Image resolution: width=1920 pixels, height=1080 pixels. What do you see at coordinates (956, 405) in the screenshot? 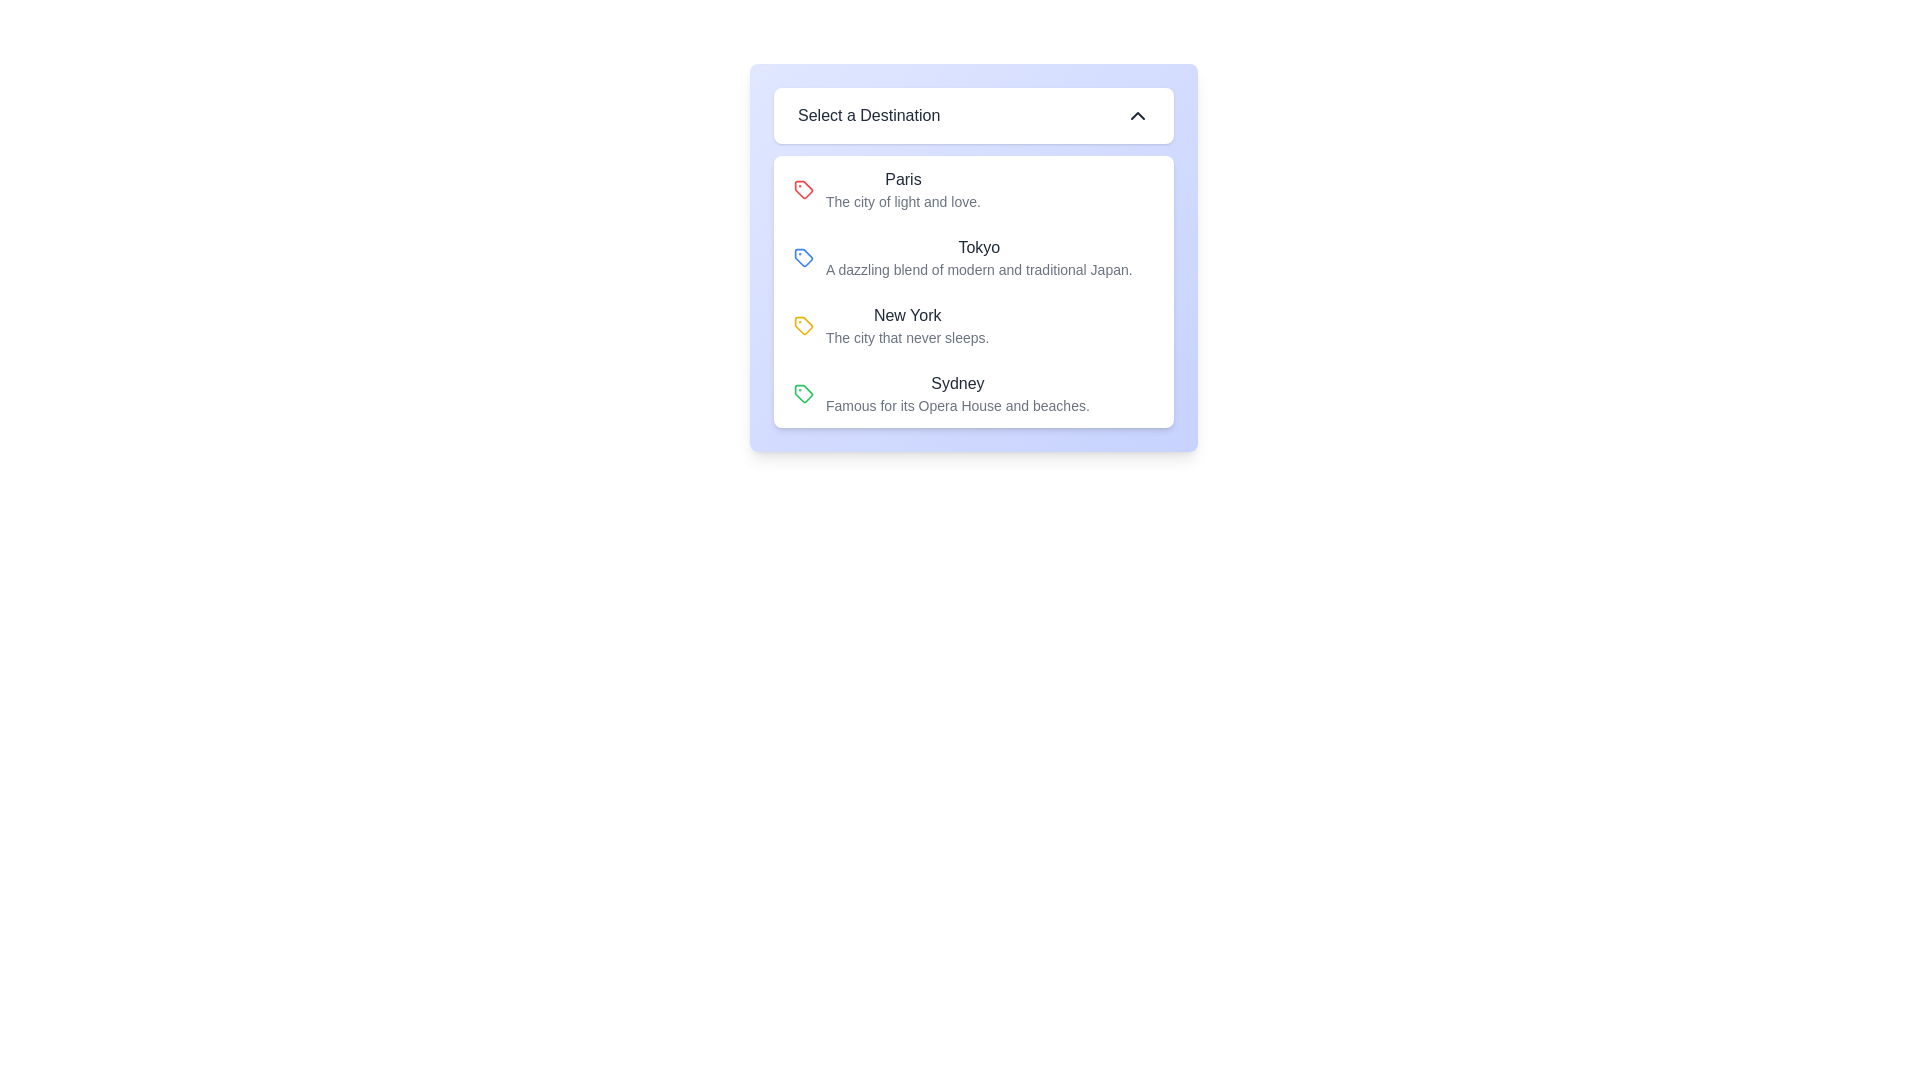
I see `the static text providing additional information about the option 'Sydney' in the dropdown menu, located below the text 'Sydney'` at bounding box center [956, 405].